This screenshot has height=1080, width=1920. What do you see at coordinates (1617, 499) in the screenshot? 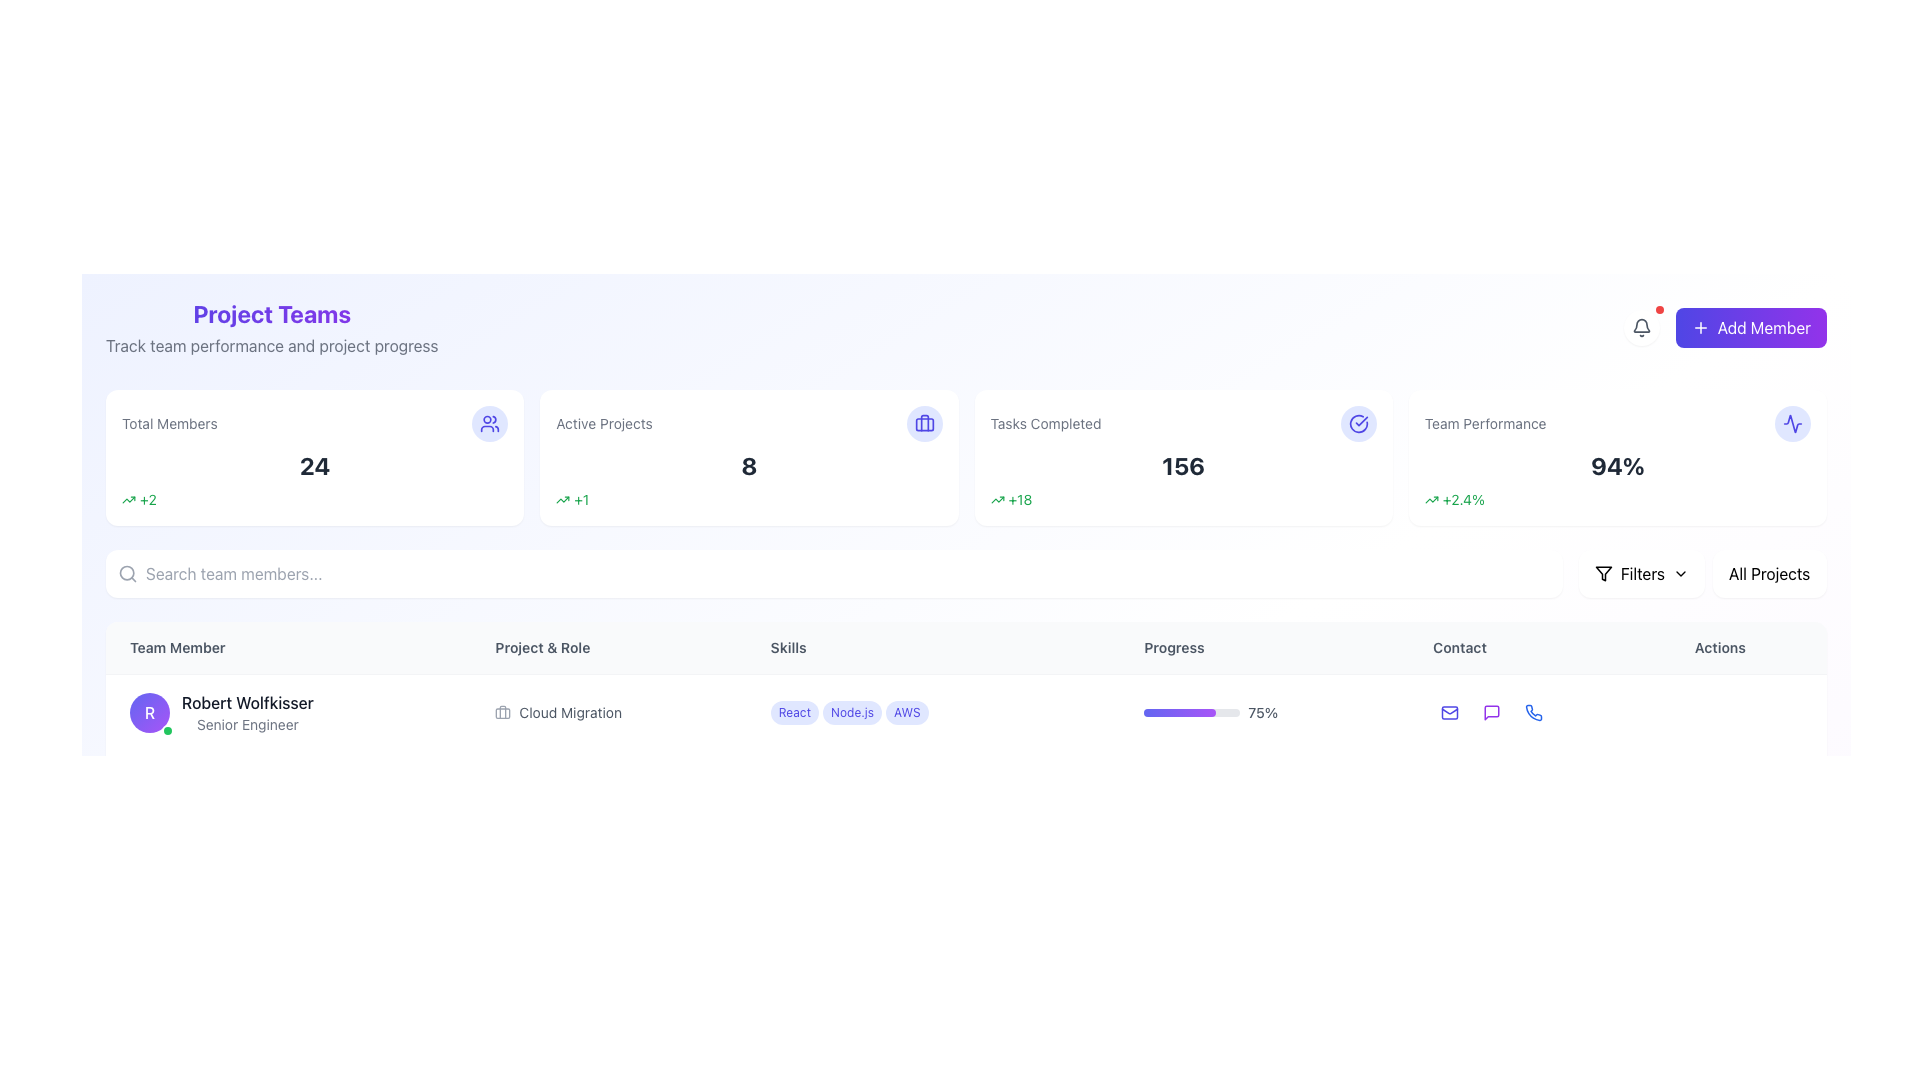
I see `the associated data for the Text with icon displaying a percentage change below '94%' in the 'Team Performance' card located at the top-right section of the interface` at bounding box center [1617, 499].